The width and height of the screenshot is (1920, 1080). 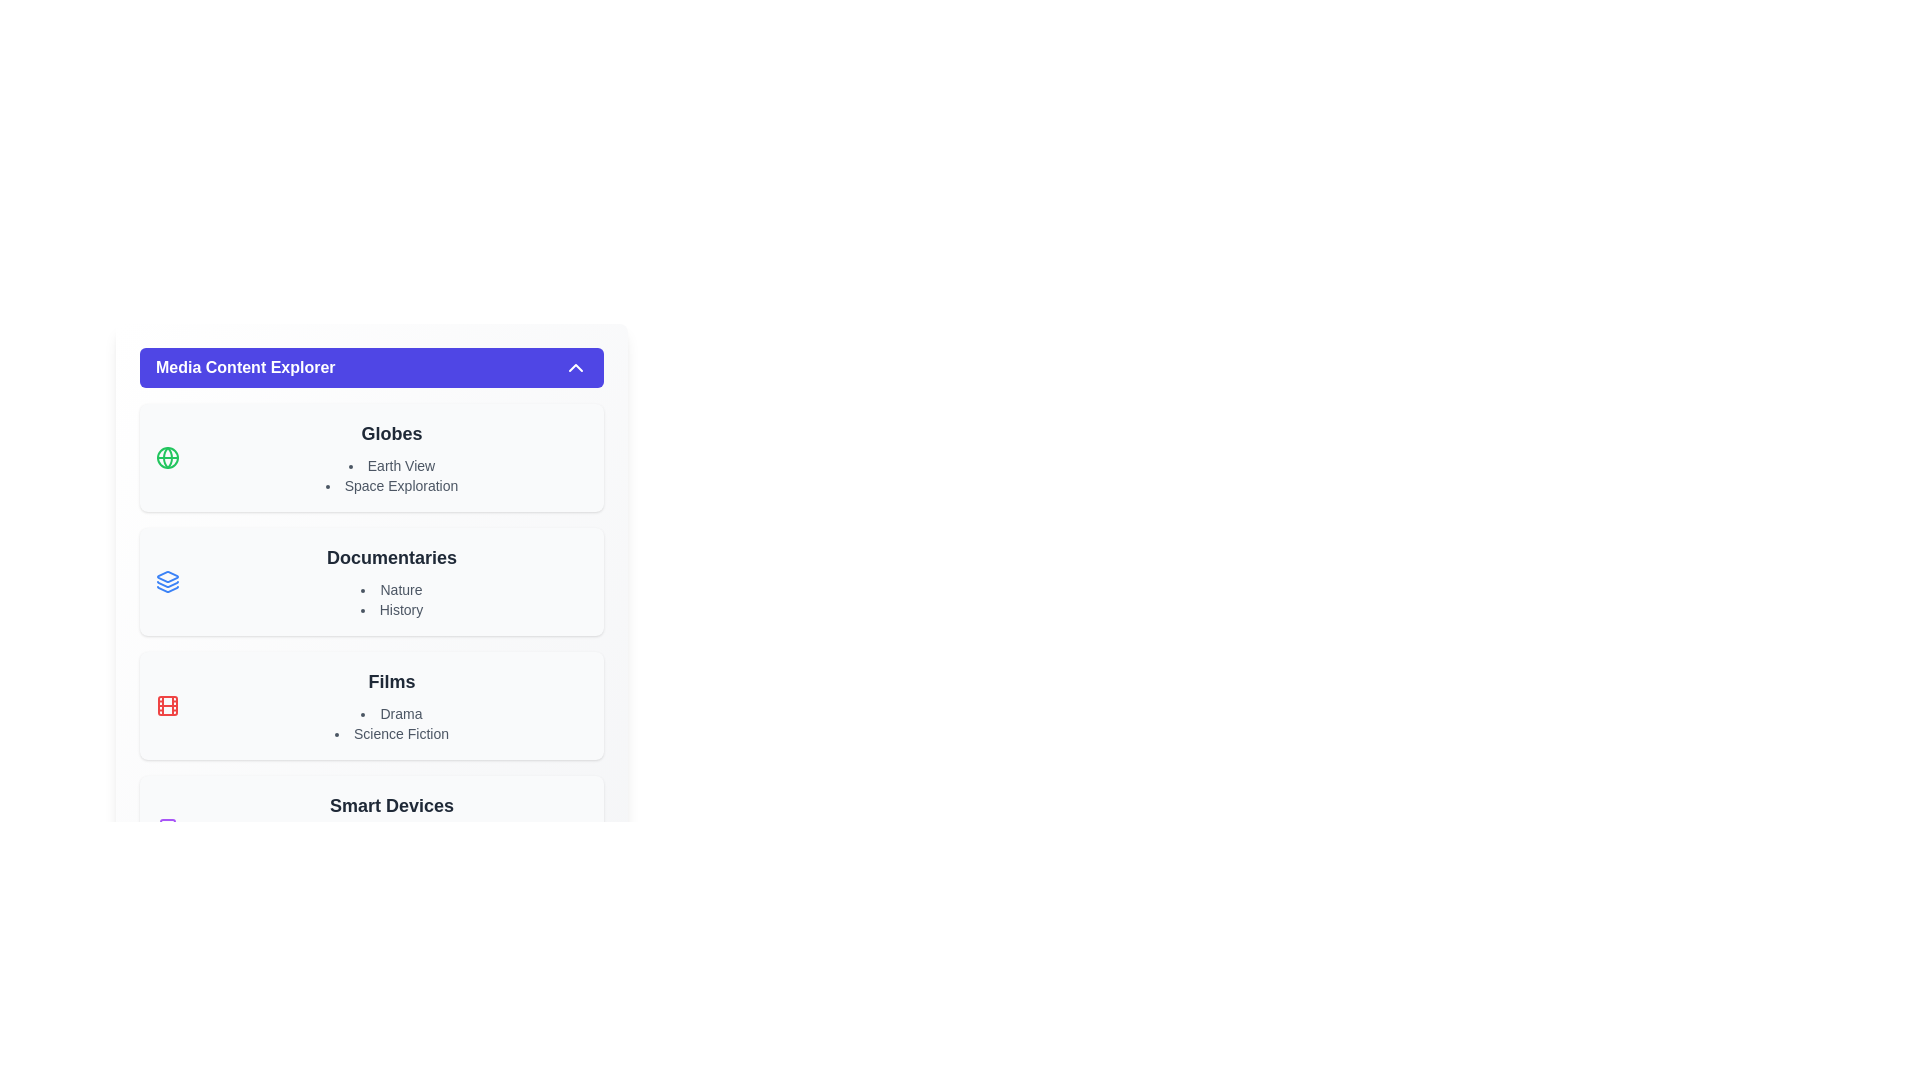 I want to click on the first list item indicating the 'Drama' genre within the 'Films' list located beneath the 'Media Content Explorer' header, so click(x=392, y=712).